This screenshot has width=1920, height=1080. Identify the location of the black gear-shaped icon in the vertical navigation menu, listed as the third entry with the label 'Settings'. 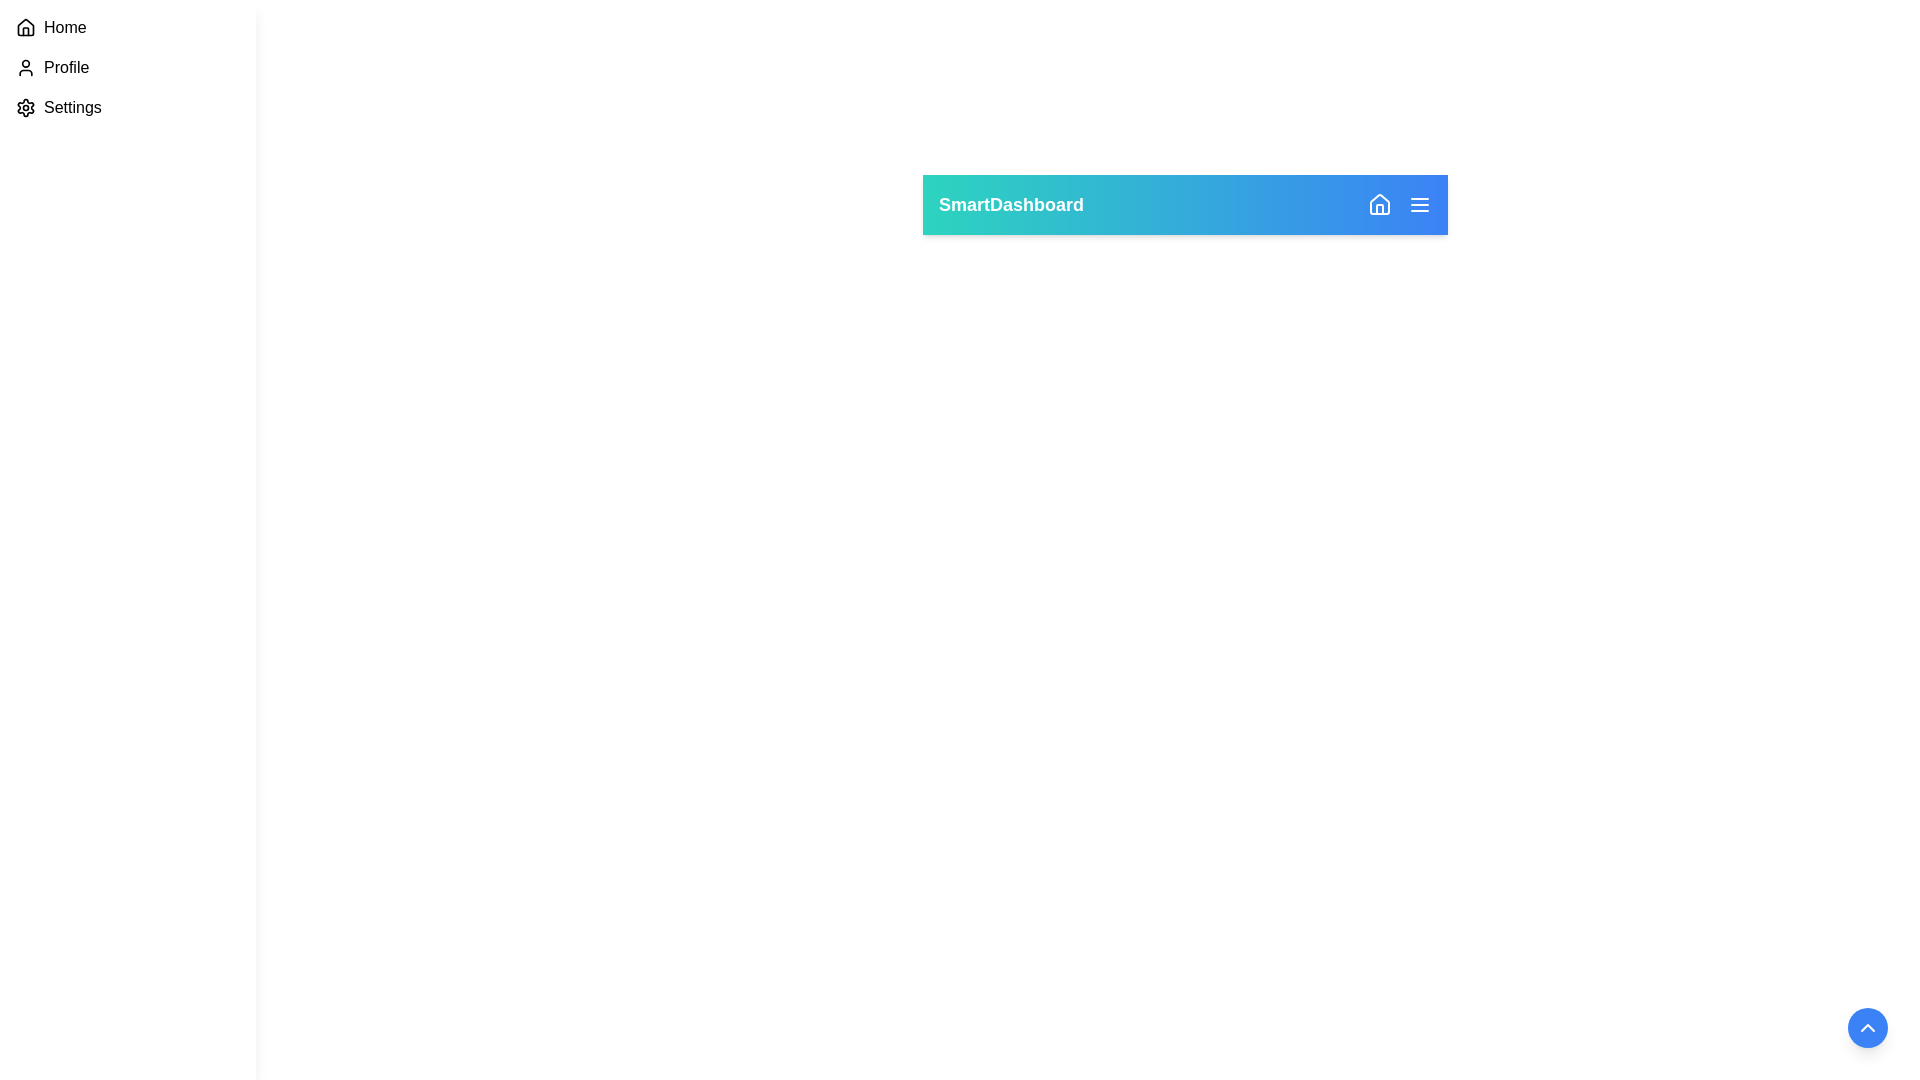
(25, 108).